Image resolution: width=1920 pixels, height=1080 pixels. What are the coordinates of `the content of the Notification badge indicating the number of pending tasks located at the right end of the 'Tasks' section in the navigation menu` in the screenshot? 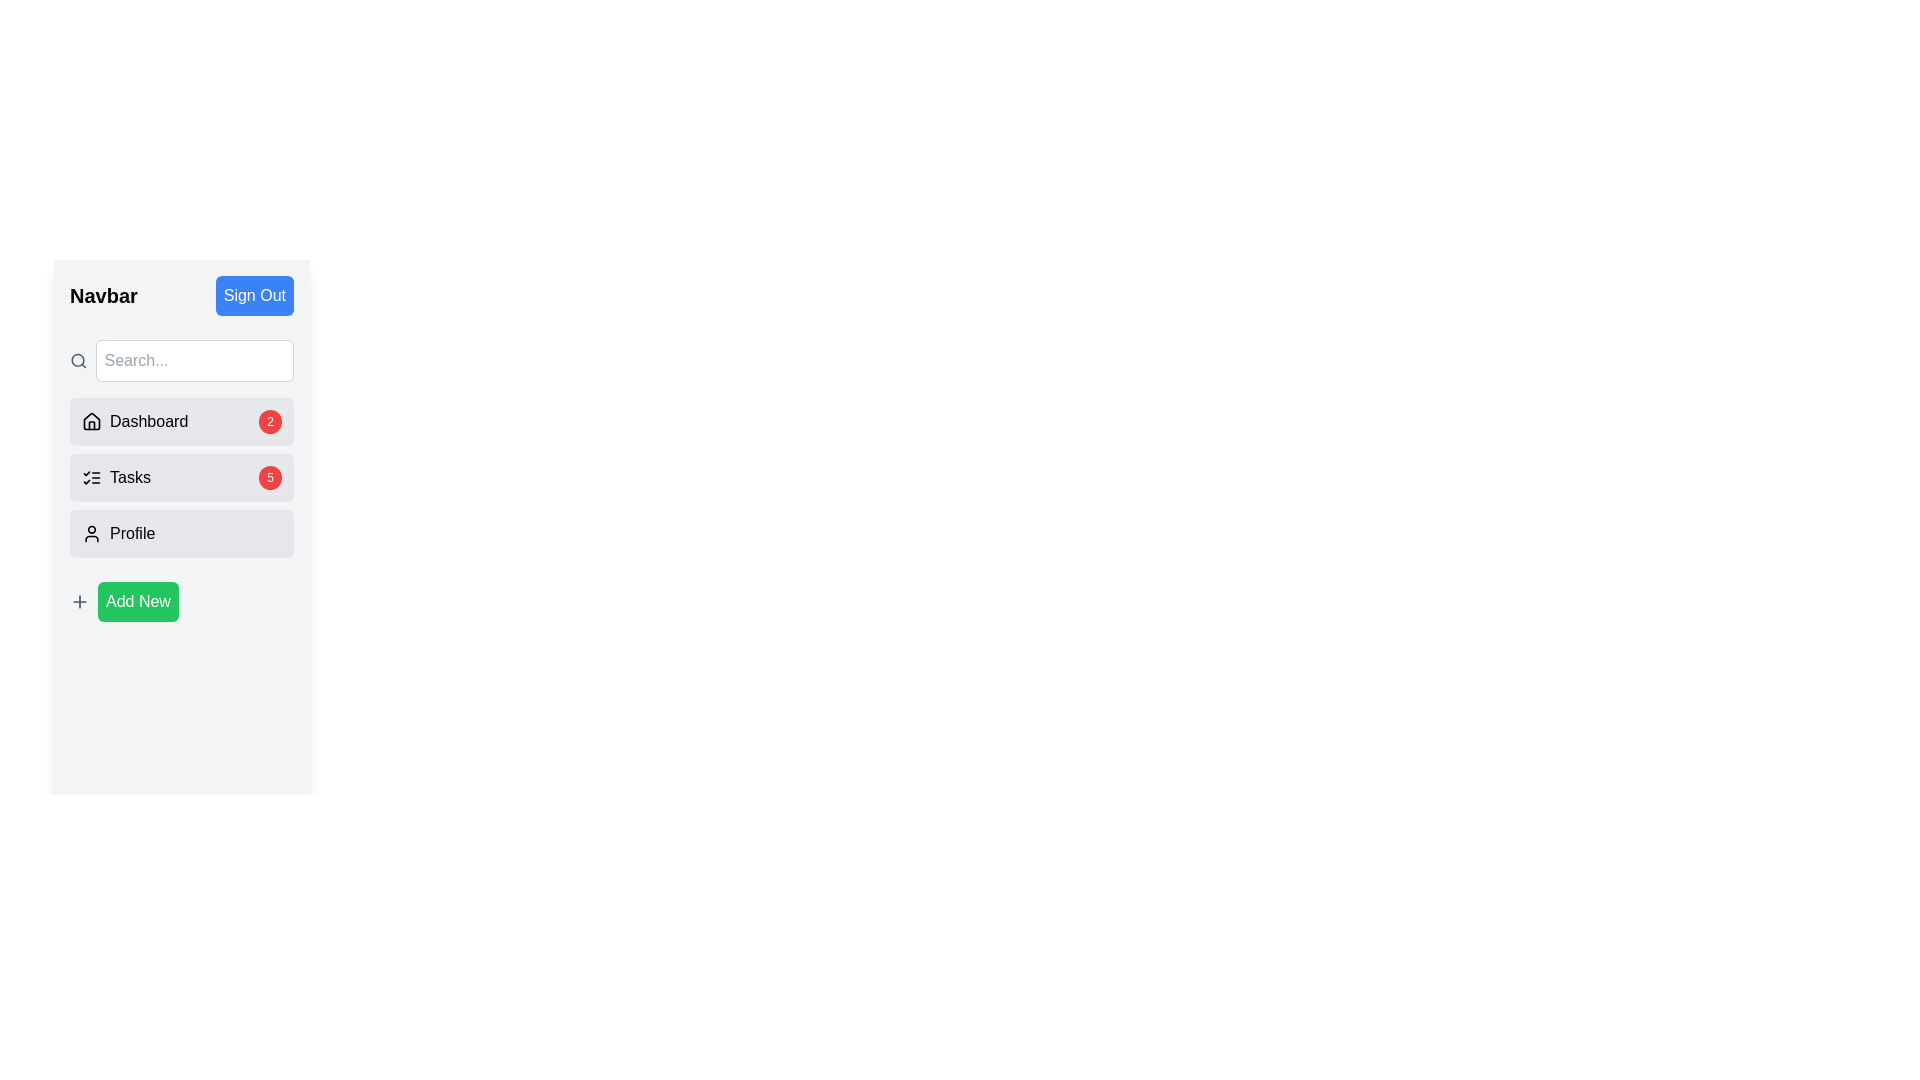 It's located at (269, 478).